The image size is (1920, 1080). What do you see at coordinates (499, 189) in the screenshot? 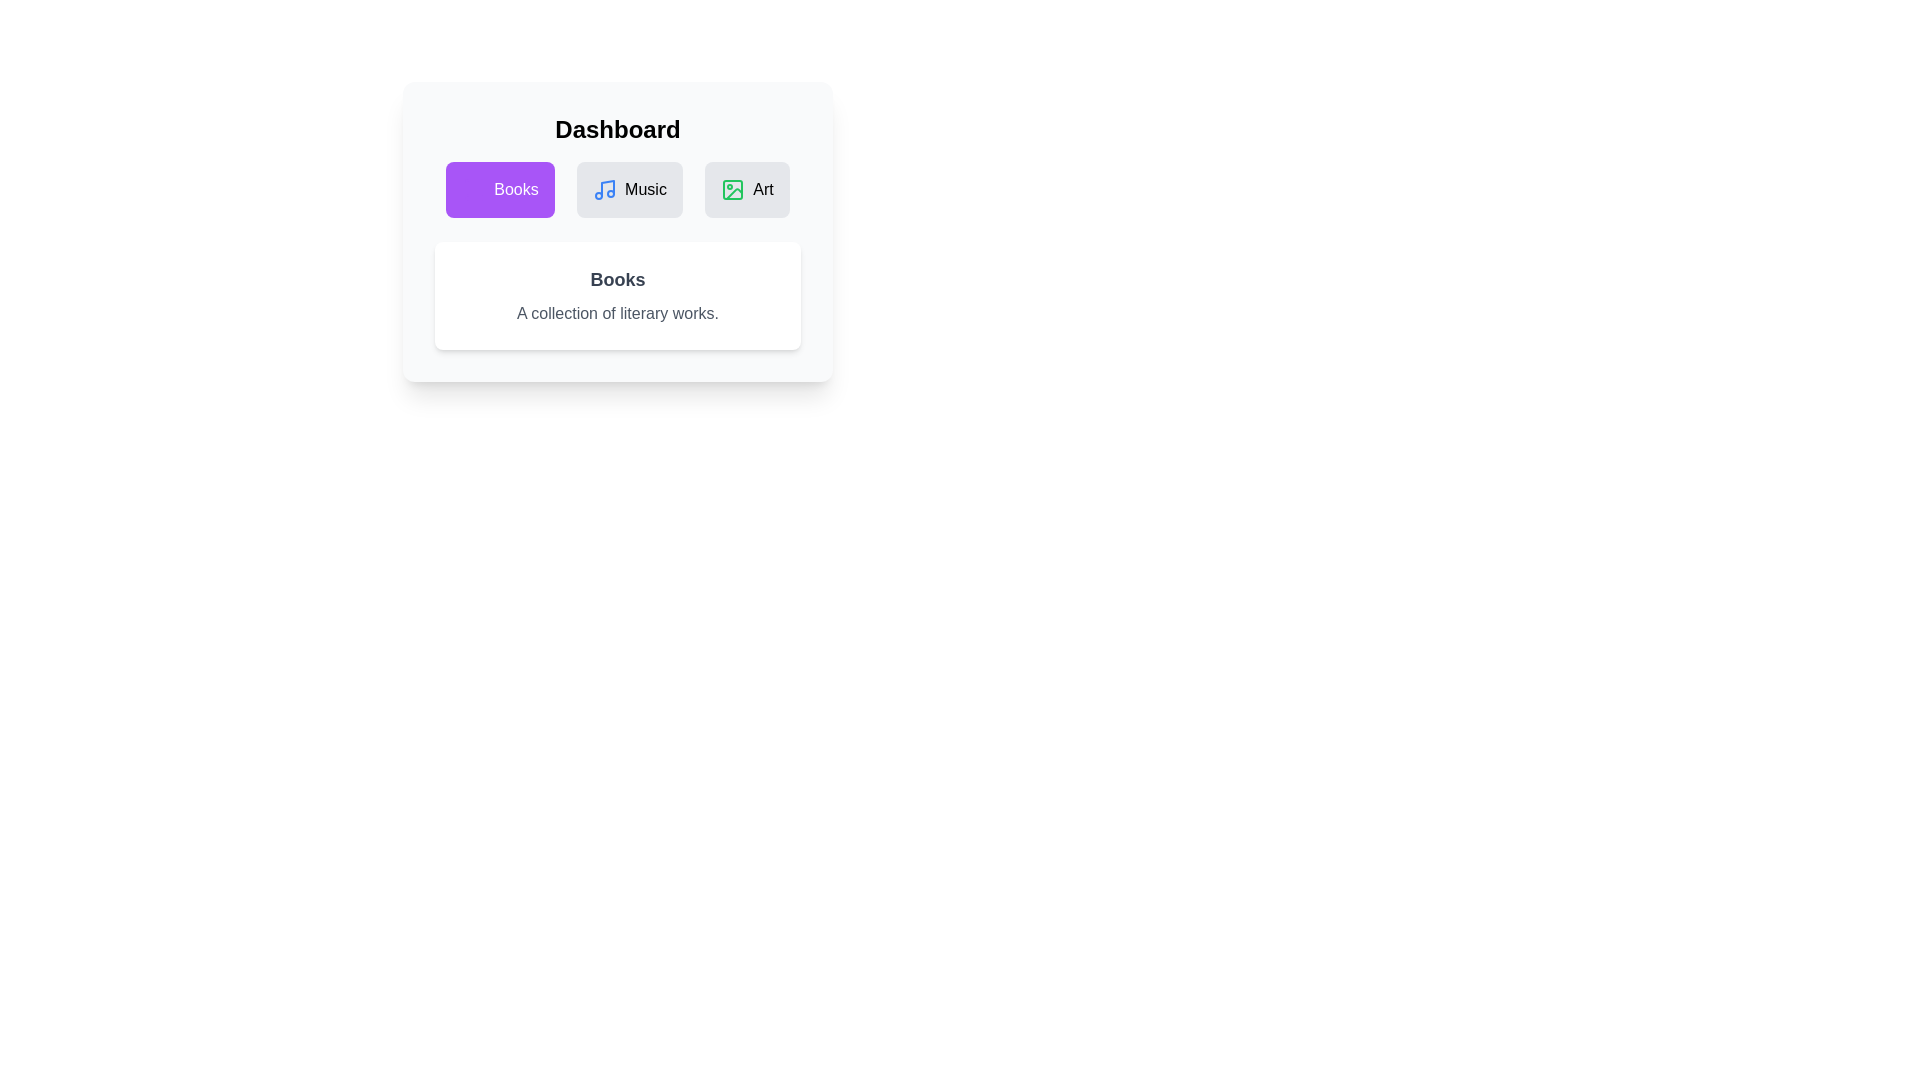
I see `the Books tab button to switch to the respective tab` at bounding box center [499, 189].